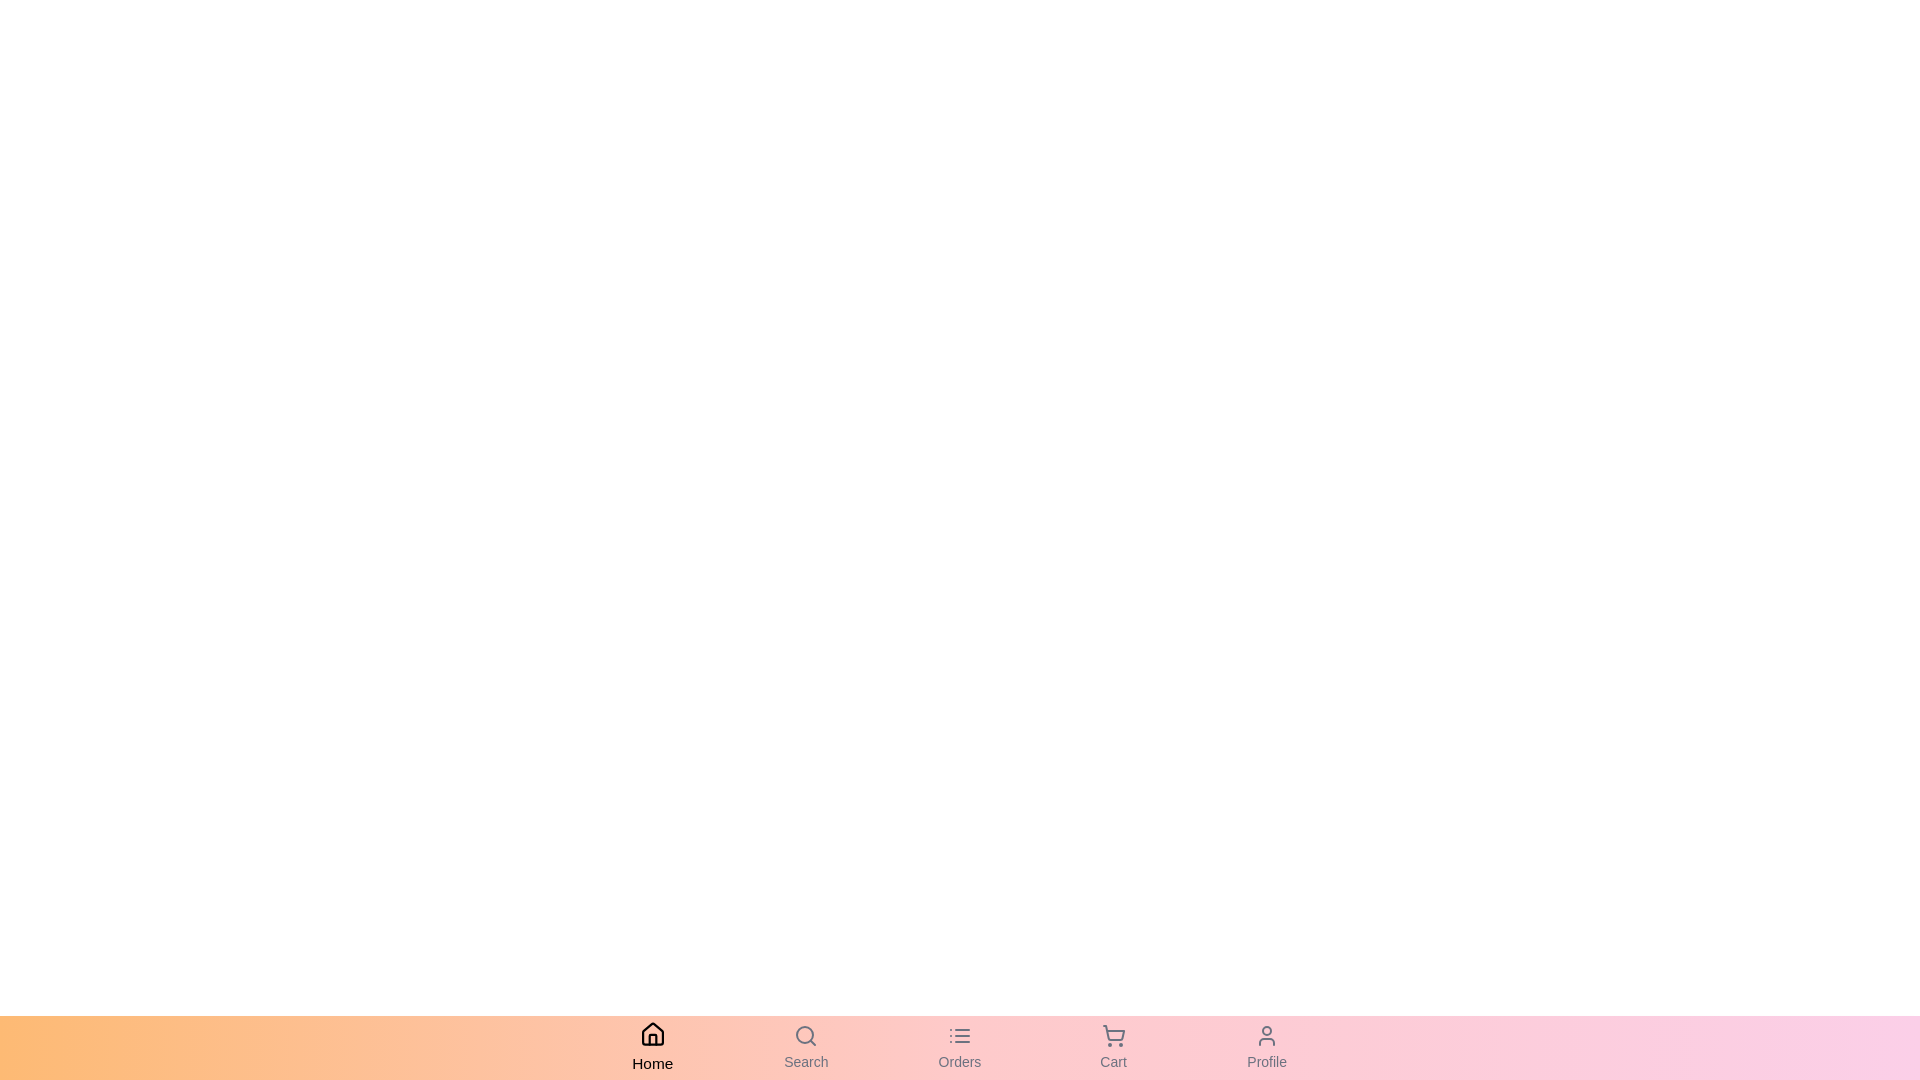  Describe the element at coordinates (960, 1047) in the screenshot. I see `the Orders tab by clicking on it` at that location.